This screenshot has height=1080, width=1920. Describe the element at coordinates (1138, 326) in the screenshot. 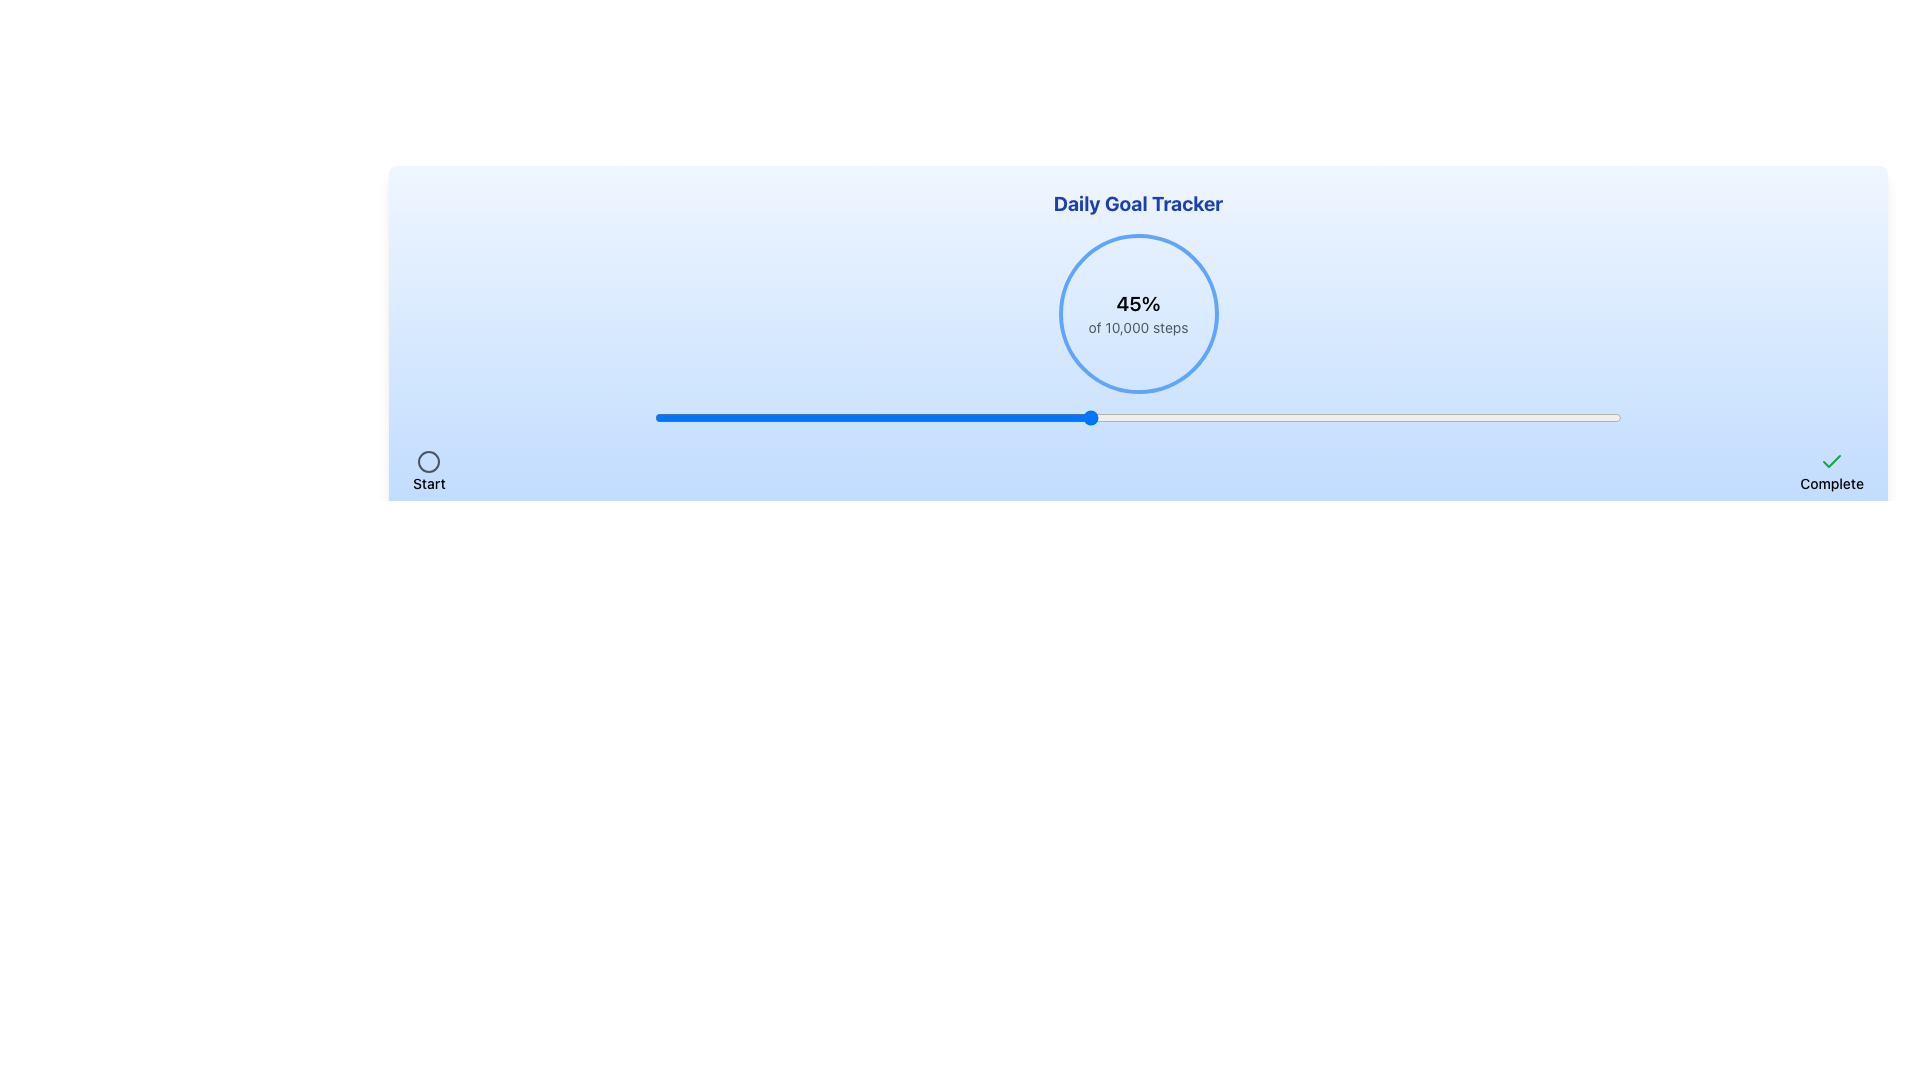

I see `text from the descriptive label indicating the total step goal, which is located below the '45%' text segment within the circular design in the 'Daily Goal Tracker' section` at that location.